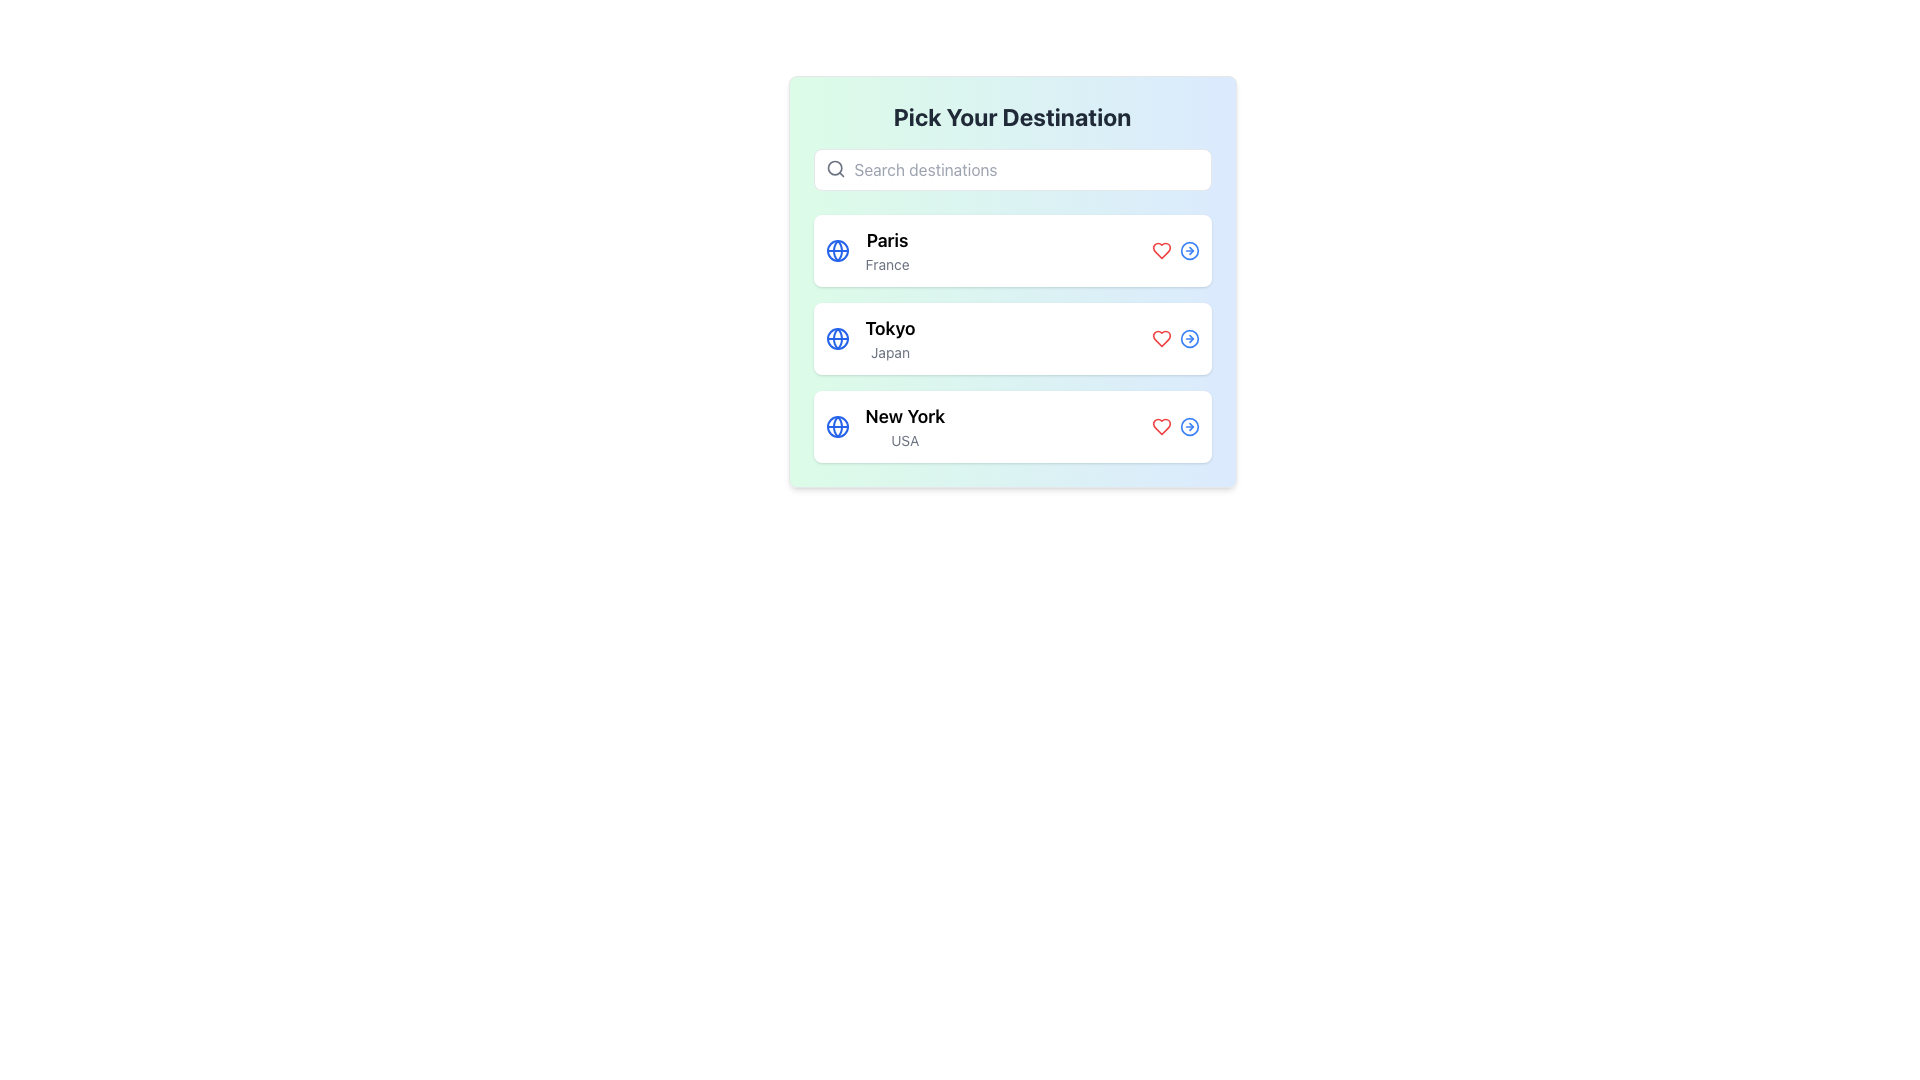  What do you see at coordinates (1189, 426) in the screenshot?
I see `the circular border of the arrow icon located to the right of the 'New York, USA' entry in the list, which serves as an indicator within the icon group` at bounding box center [1189, 426].